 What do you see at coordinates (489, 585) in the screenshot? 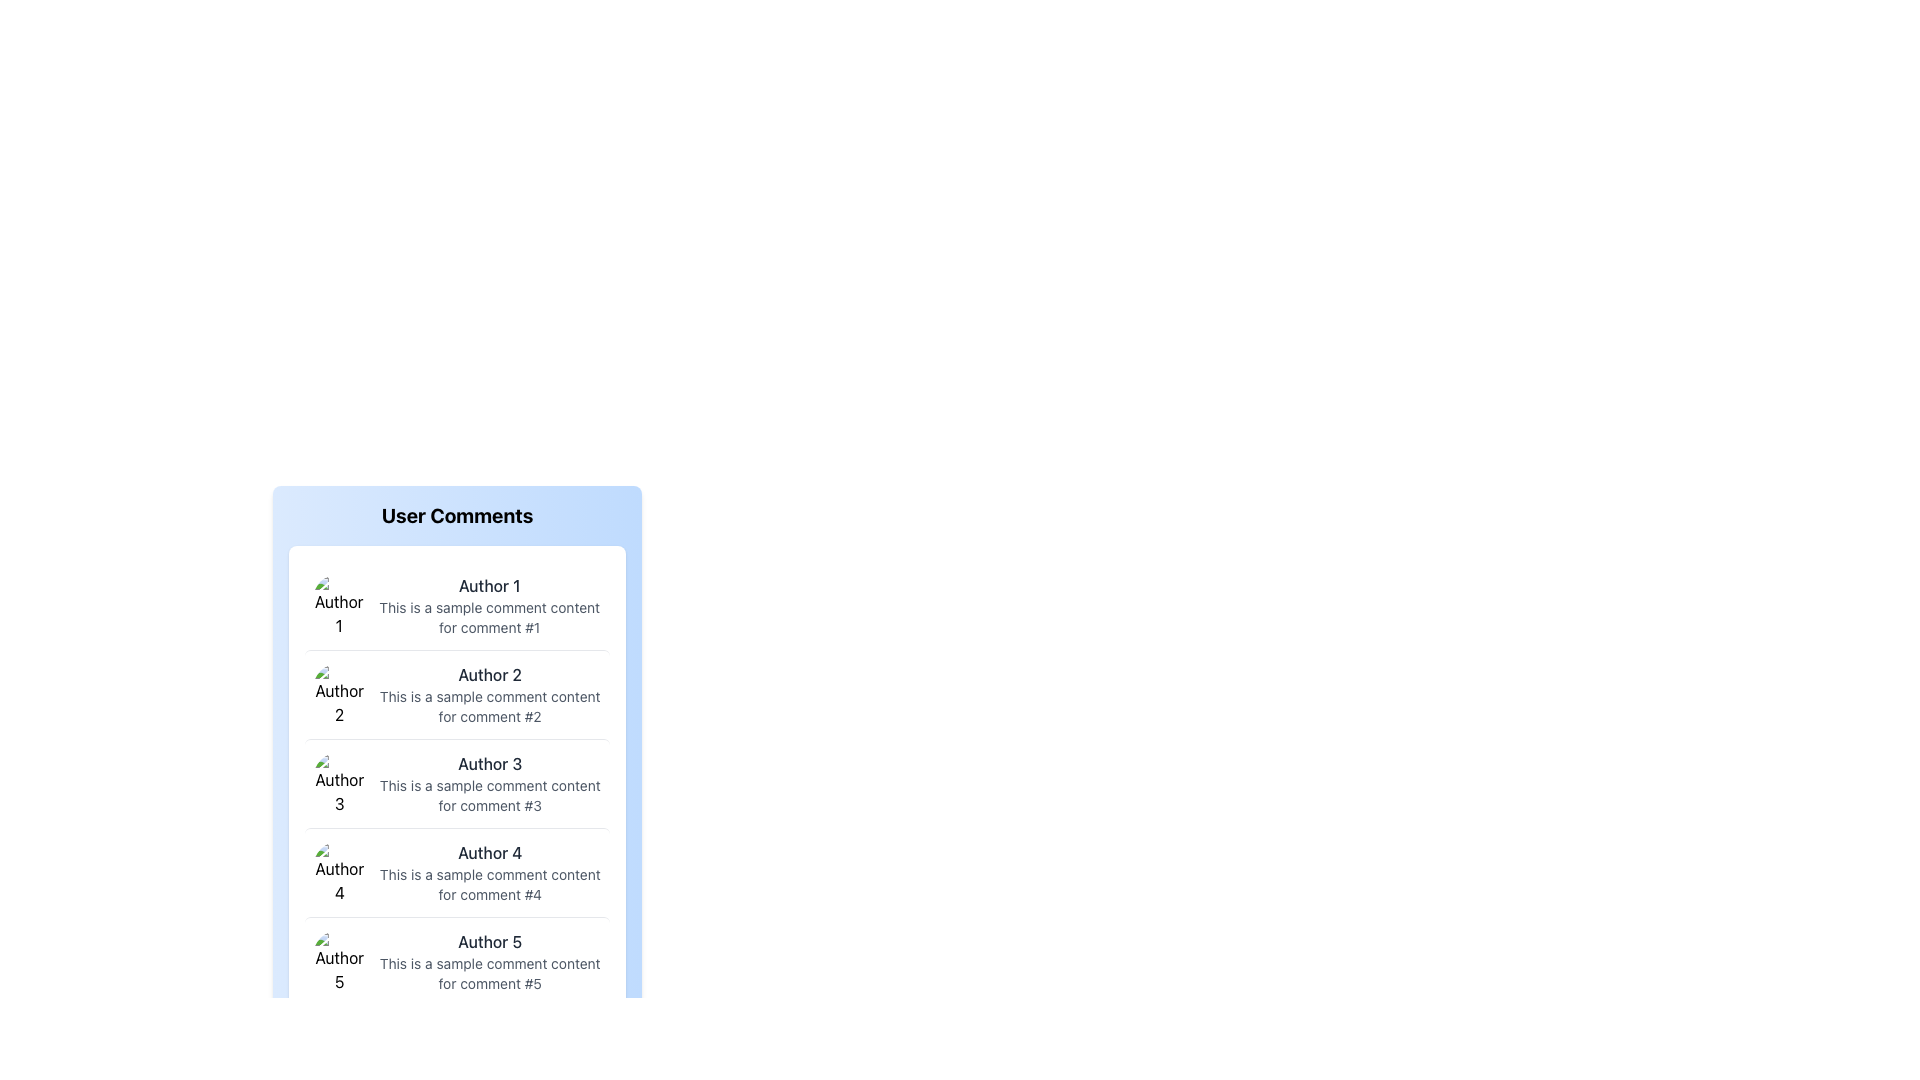
I see `the text label displaying 'Author 1' in bold gray font, located in the header section of the first comment block` at bounding box center [489, 585].